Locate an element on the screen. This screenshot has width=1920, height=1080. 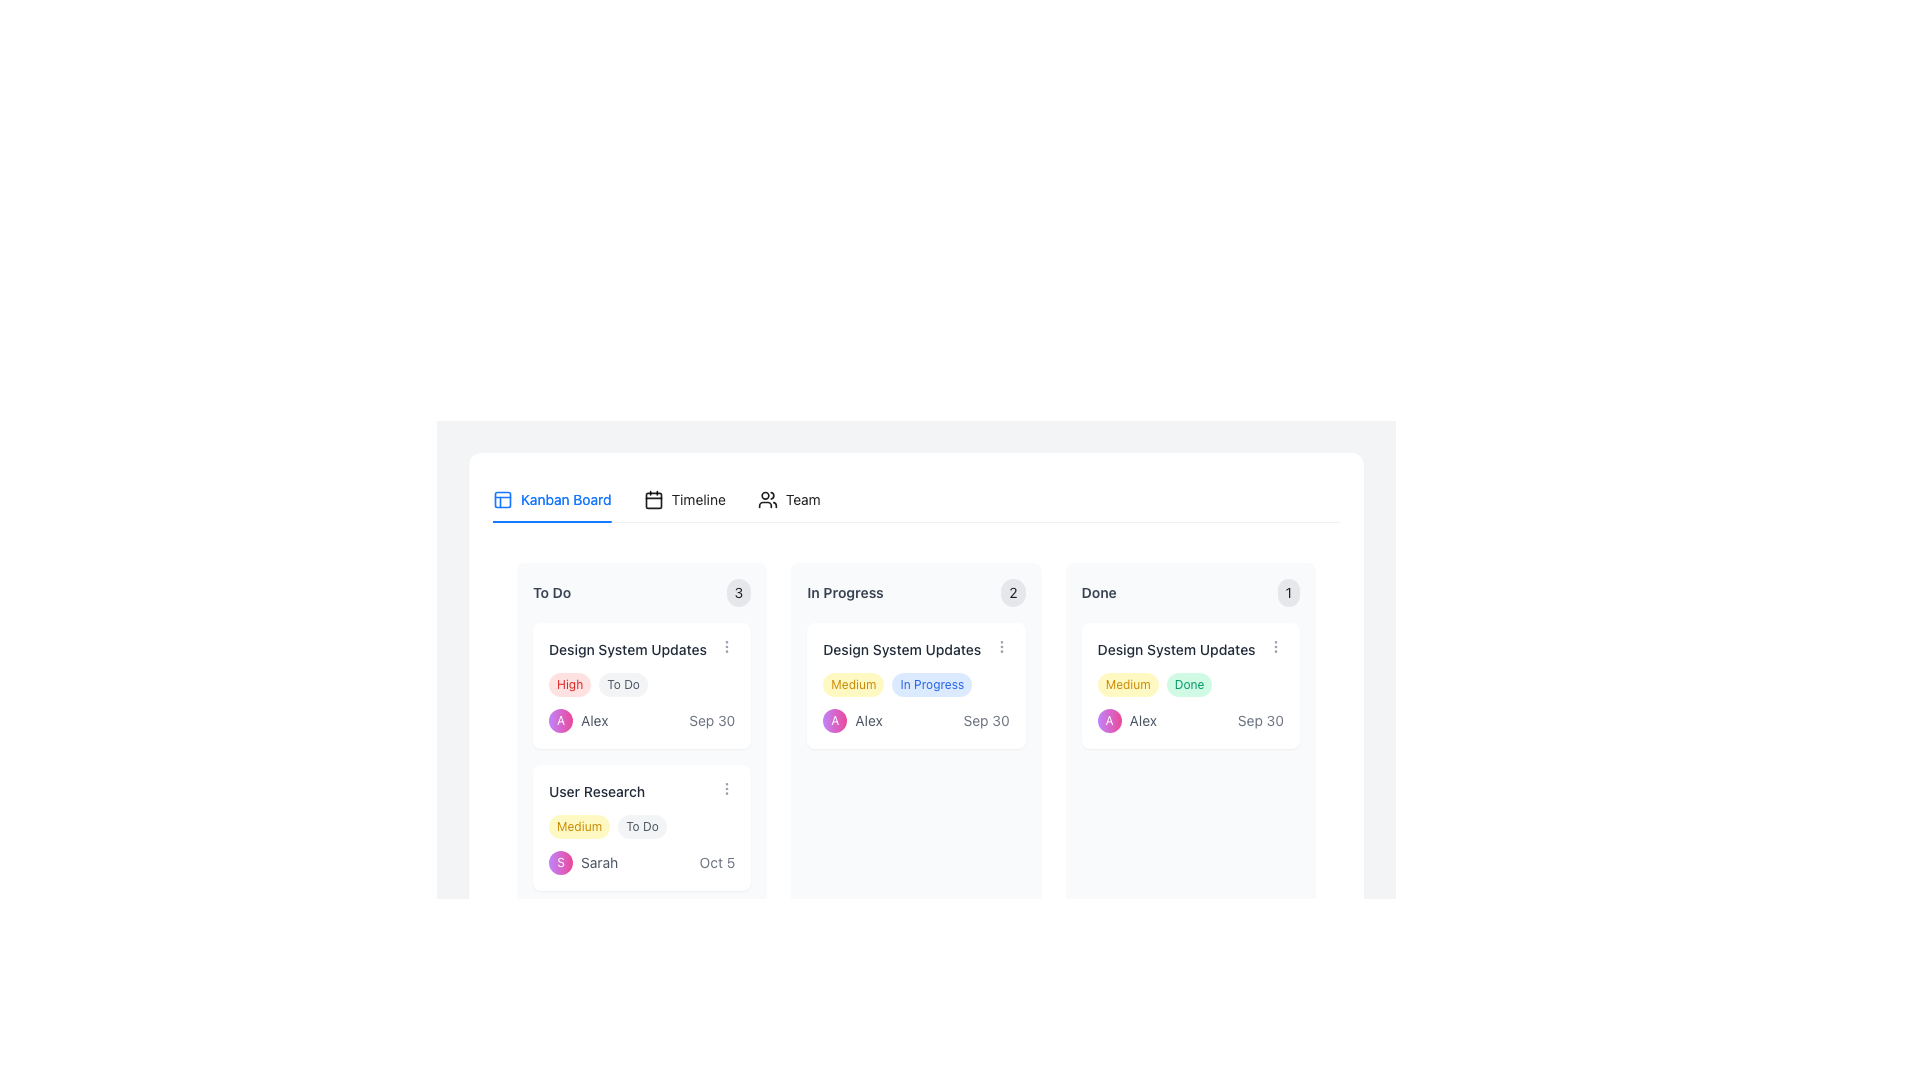
the circular badge or avatar featuring a gradient background from purple to pink with the letter 'A' in white text, located in the 'In Progress' section of the Kanban board is located at coordinates (835, 721).